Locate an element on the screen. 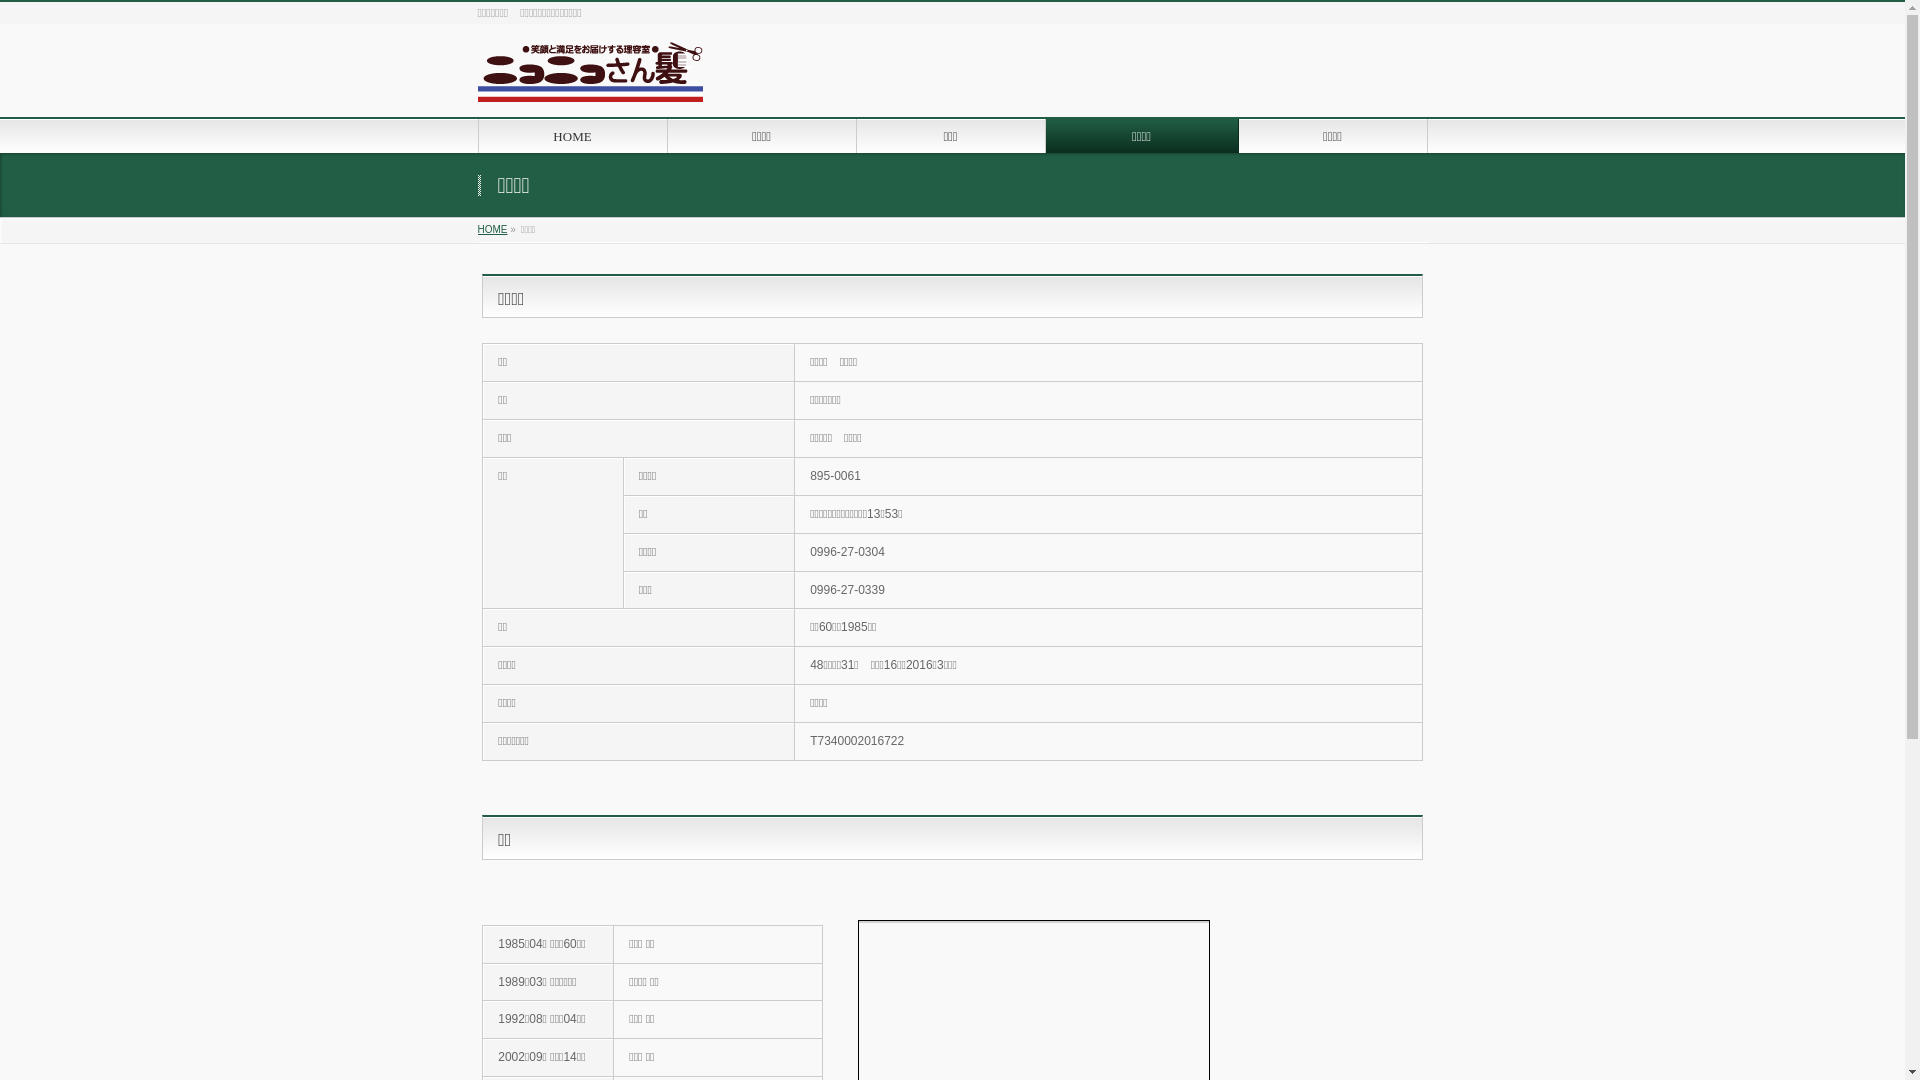 The height and width of the screenshot is (1080, 1920). 'HOME' is located at coordinates (571, 135).